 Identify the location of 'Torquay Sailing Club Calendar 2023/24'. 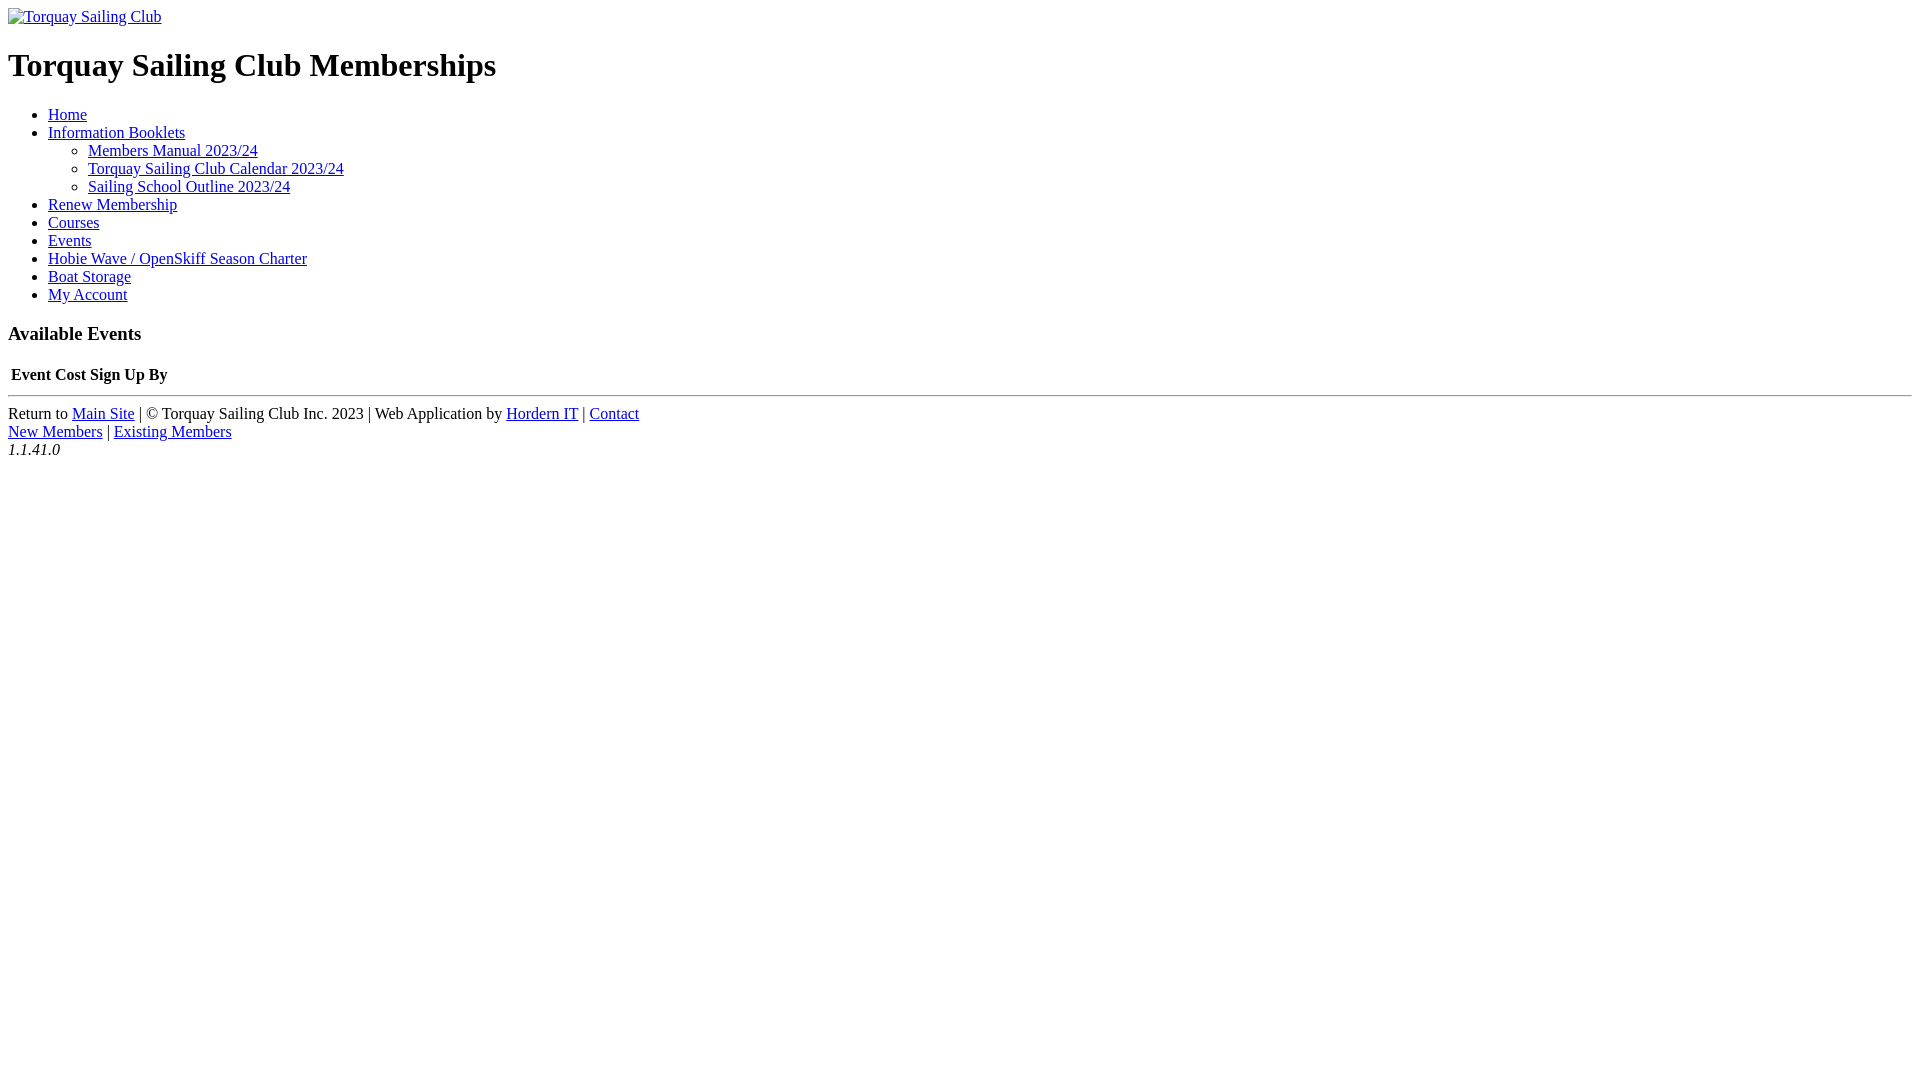
(216, 167).